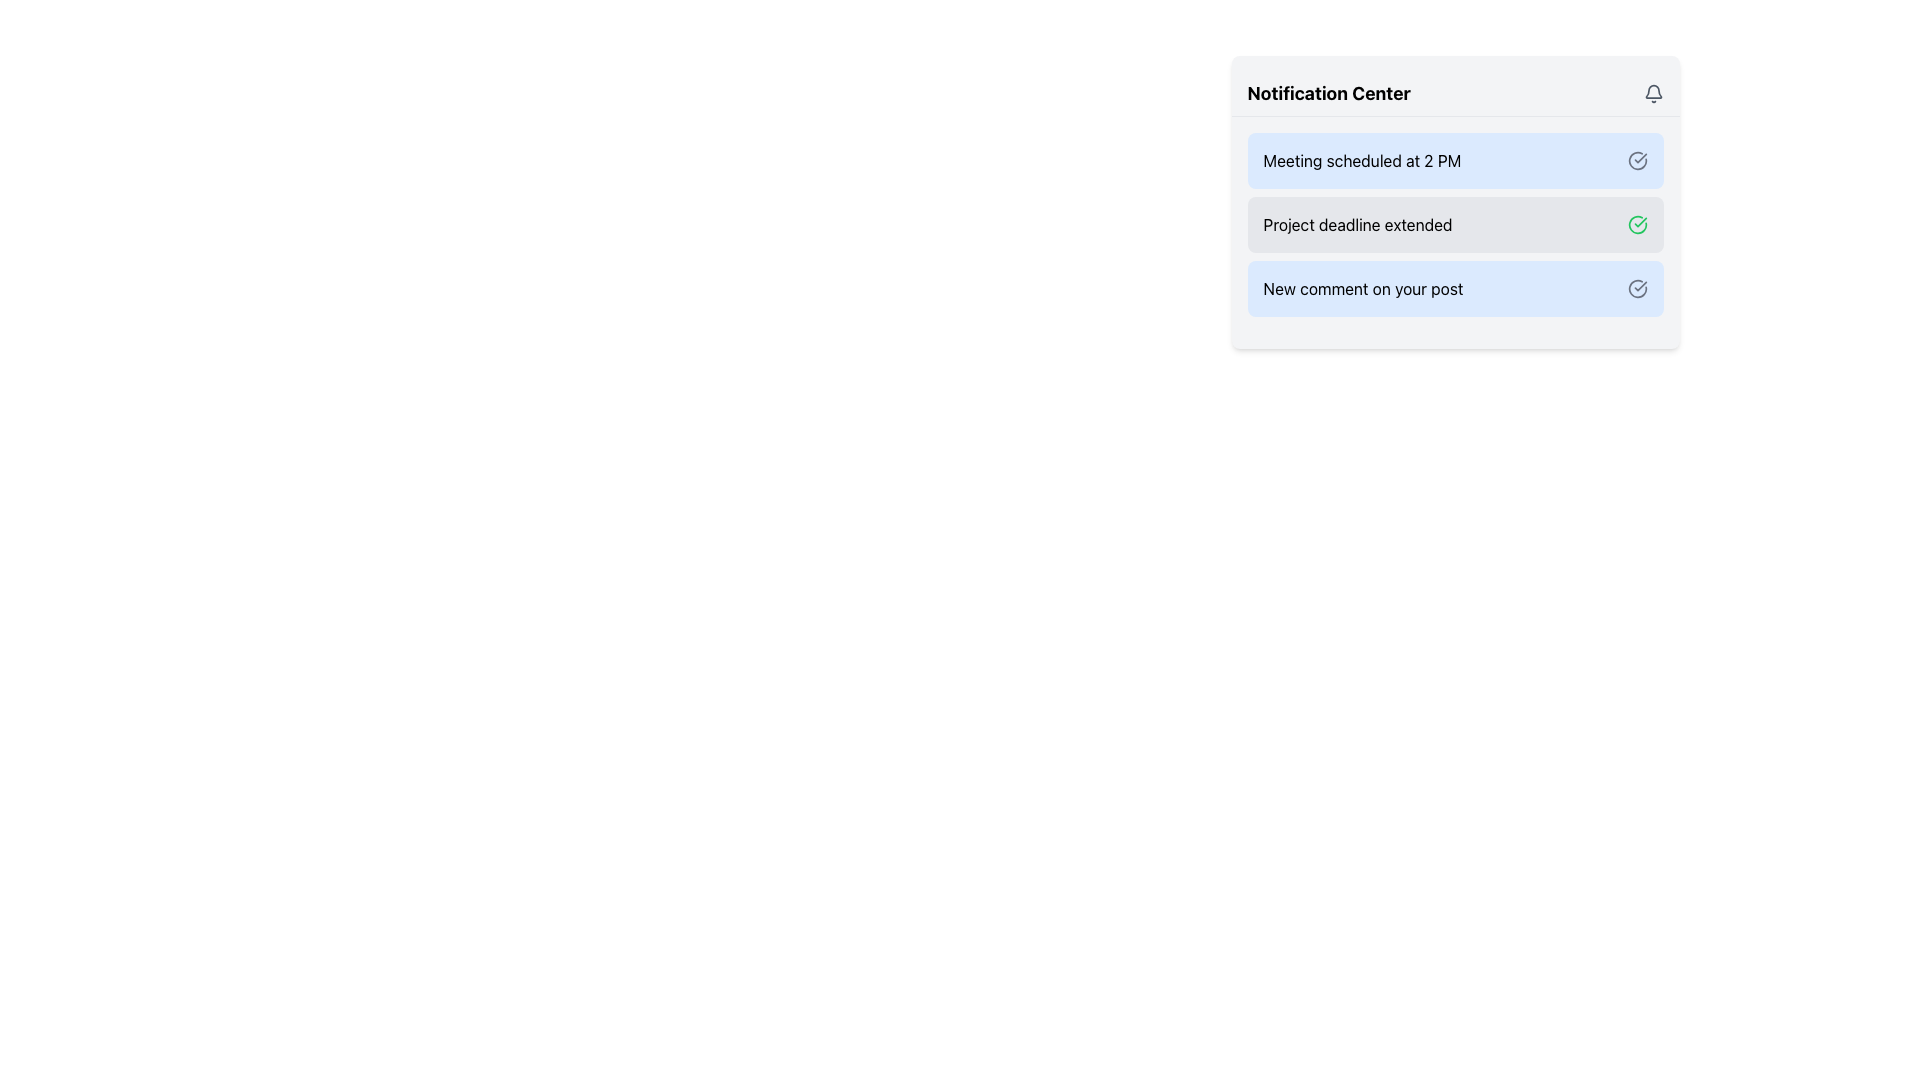 This screenshot has width=1920, height=1080. I want to click on the circular blue-gray checkmark icon located to the right of the 'New comment on your post' text in the notification entry, so click(1637, 289).